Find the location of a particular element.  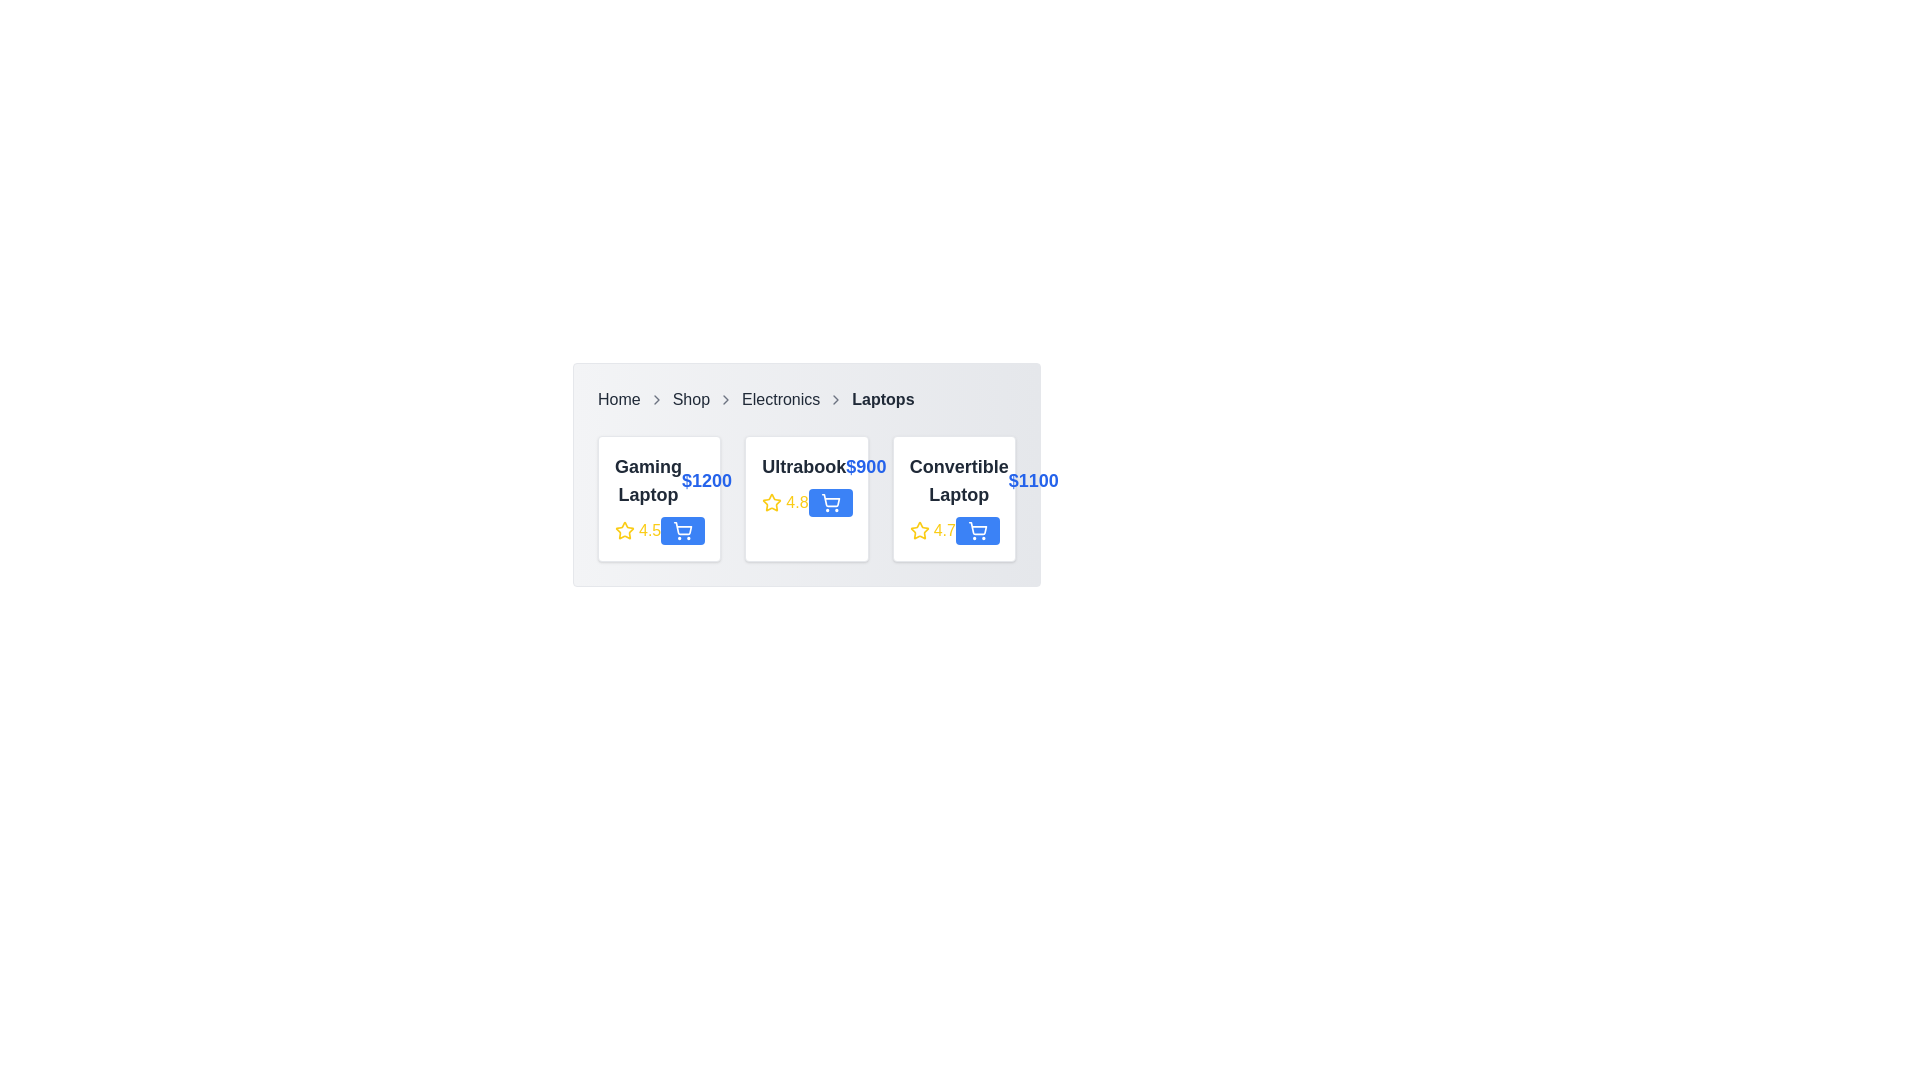

any action button within the centrally located Grid Layout that presents laptop items with titles, prices, ratings, and action buttons is located at coordinates (806, 497).